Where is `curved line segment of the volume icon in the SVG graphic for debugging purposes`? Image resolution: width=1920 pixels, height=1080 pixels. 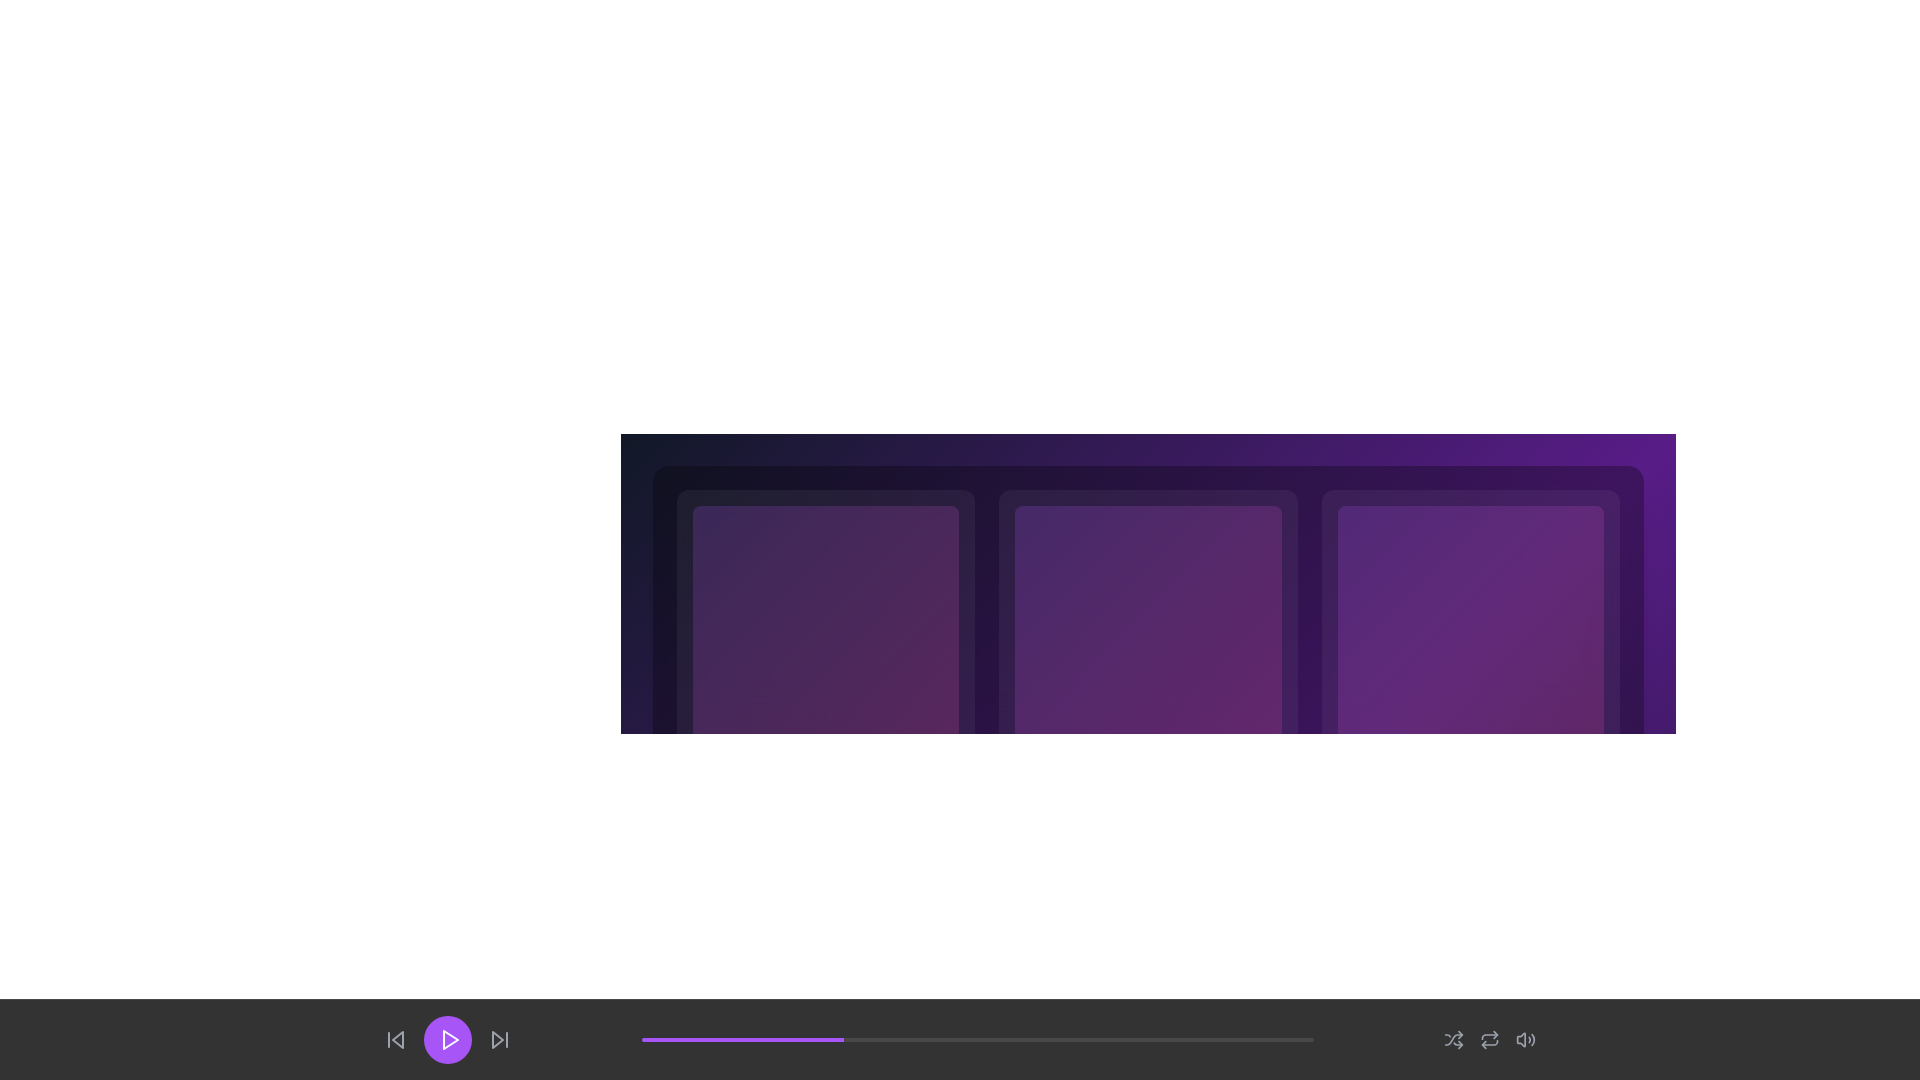
curved line segment of the volume icon in the SVG graphic for debugging purposes is located at coordinates (1532, 1039).